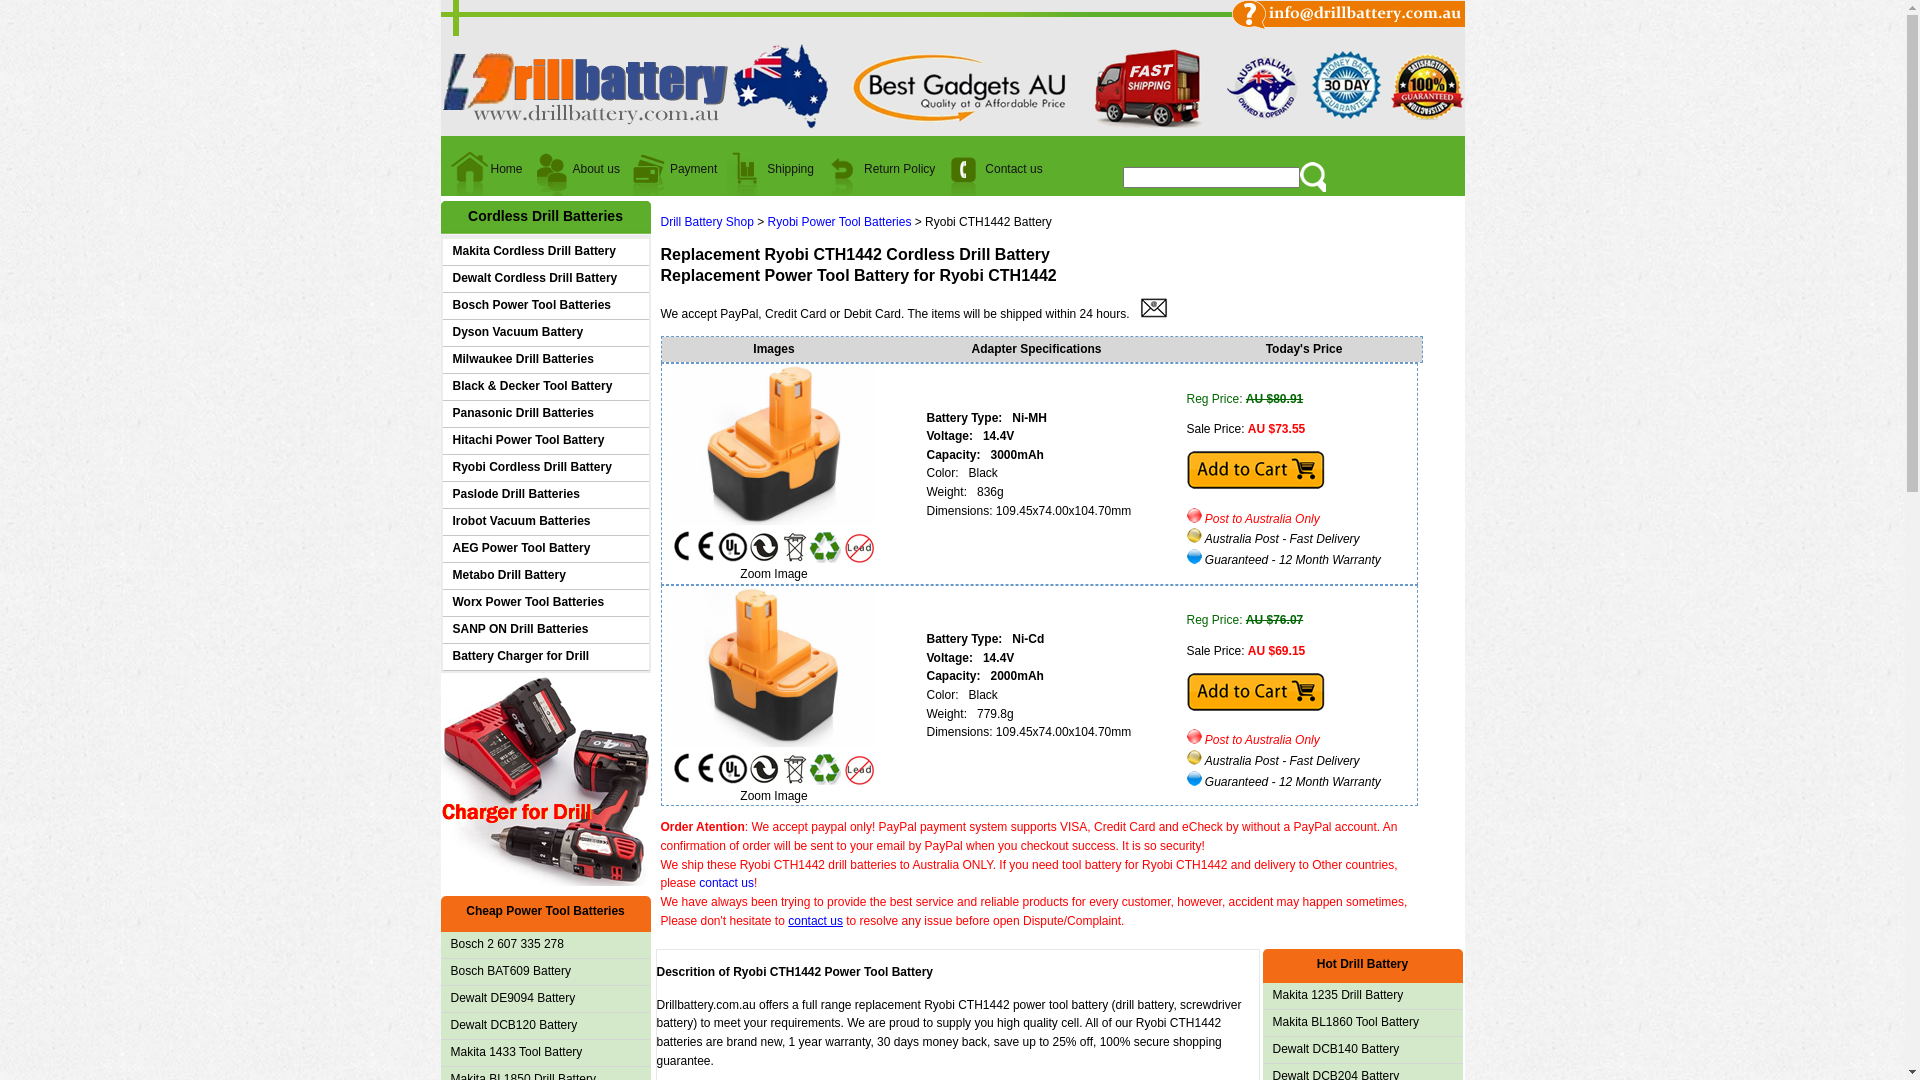  Describe the element at coordinates (545, 999) in the screenshot. I see `'Dewalt DE9094 Battery'` at that location.